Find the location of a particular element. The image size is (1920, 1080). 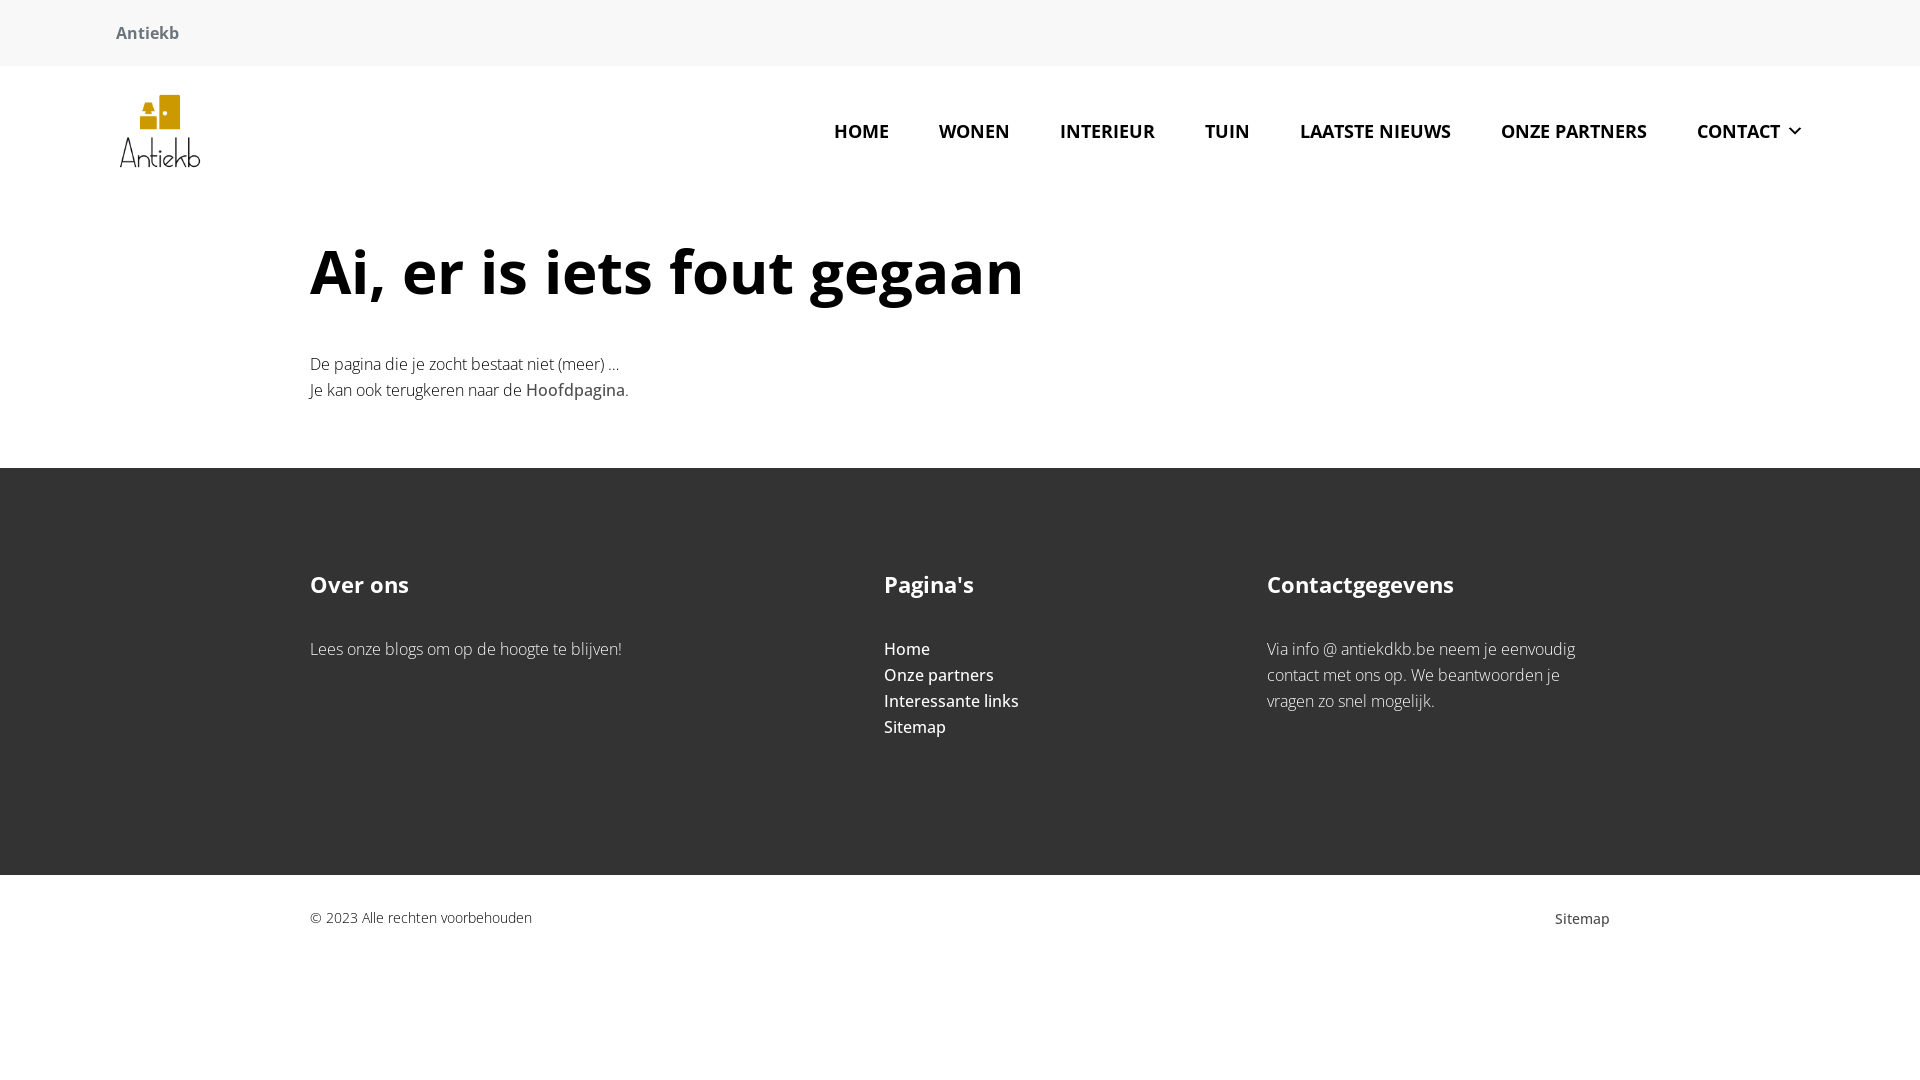

'Sitemap' is located at coordinates (1581, 918).